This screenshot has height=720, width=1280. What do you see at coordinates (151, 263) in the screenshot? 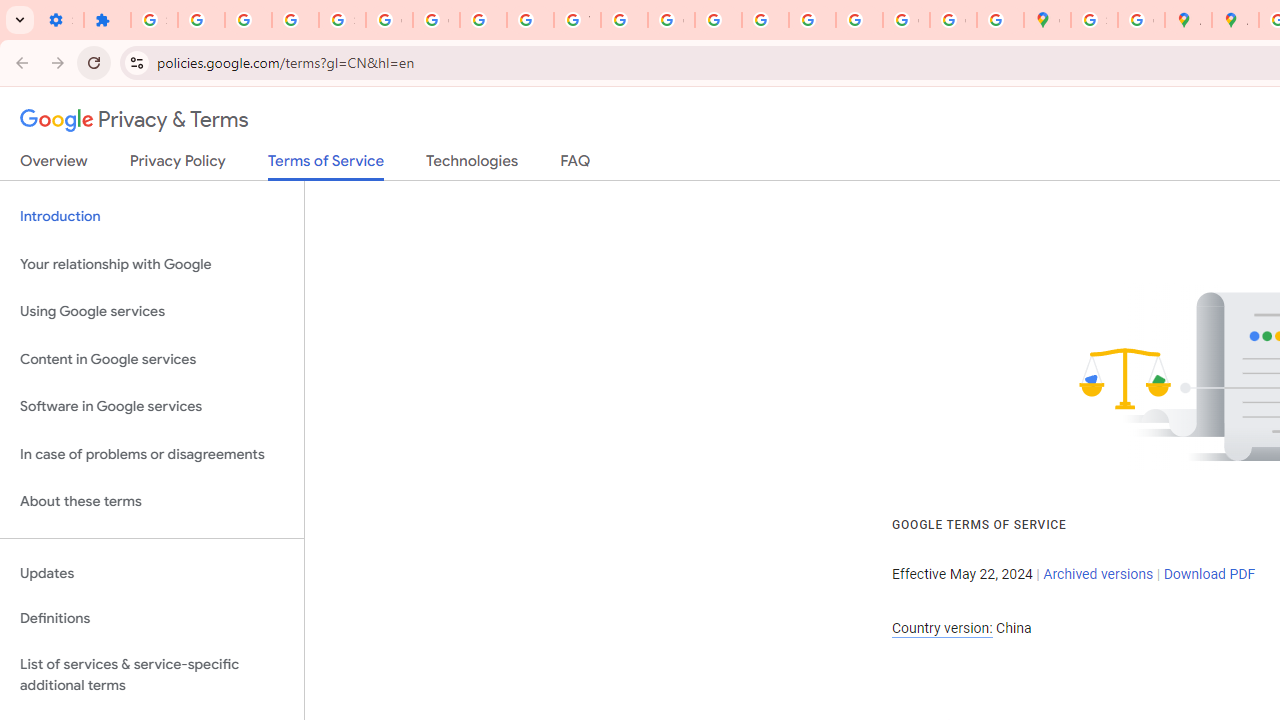
I see `'Your relationship with Google'` at bounding box center [151, 263].